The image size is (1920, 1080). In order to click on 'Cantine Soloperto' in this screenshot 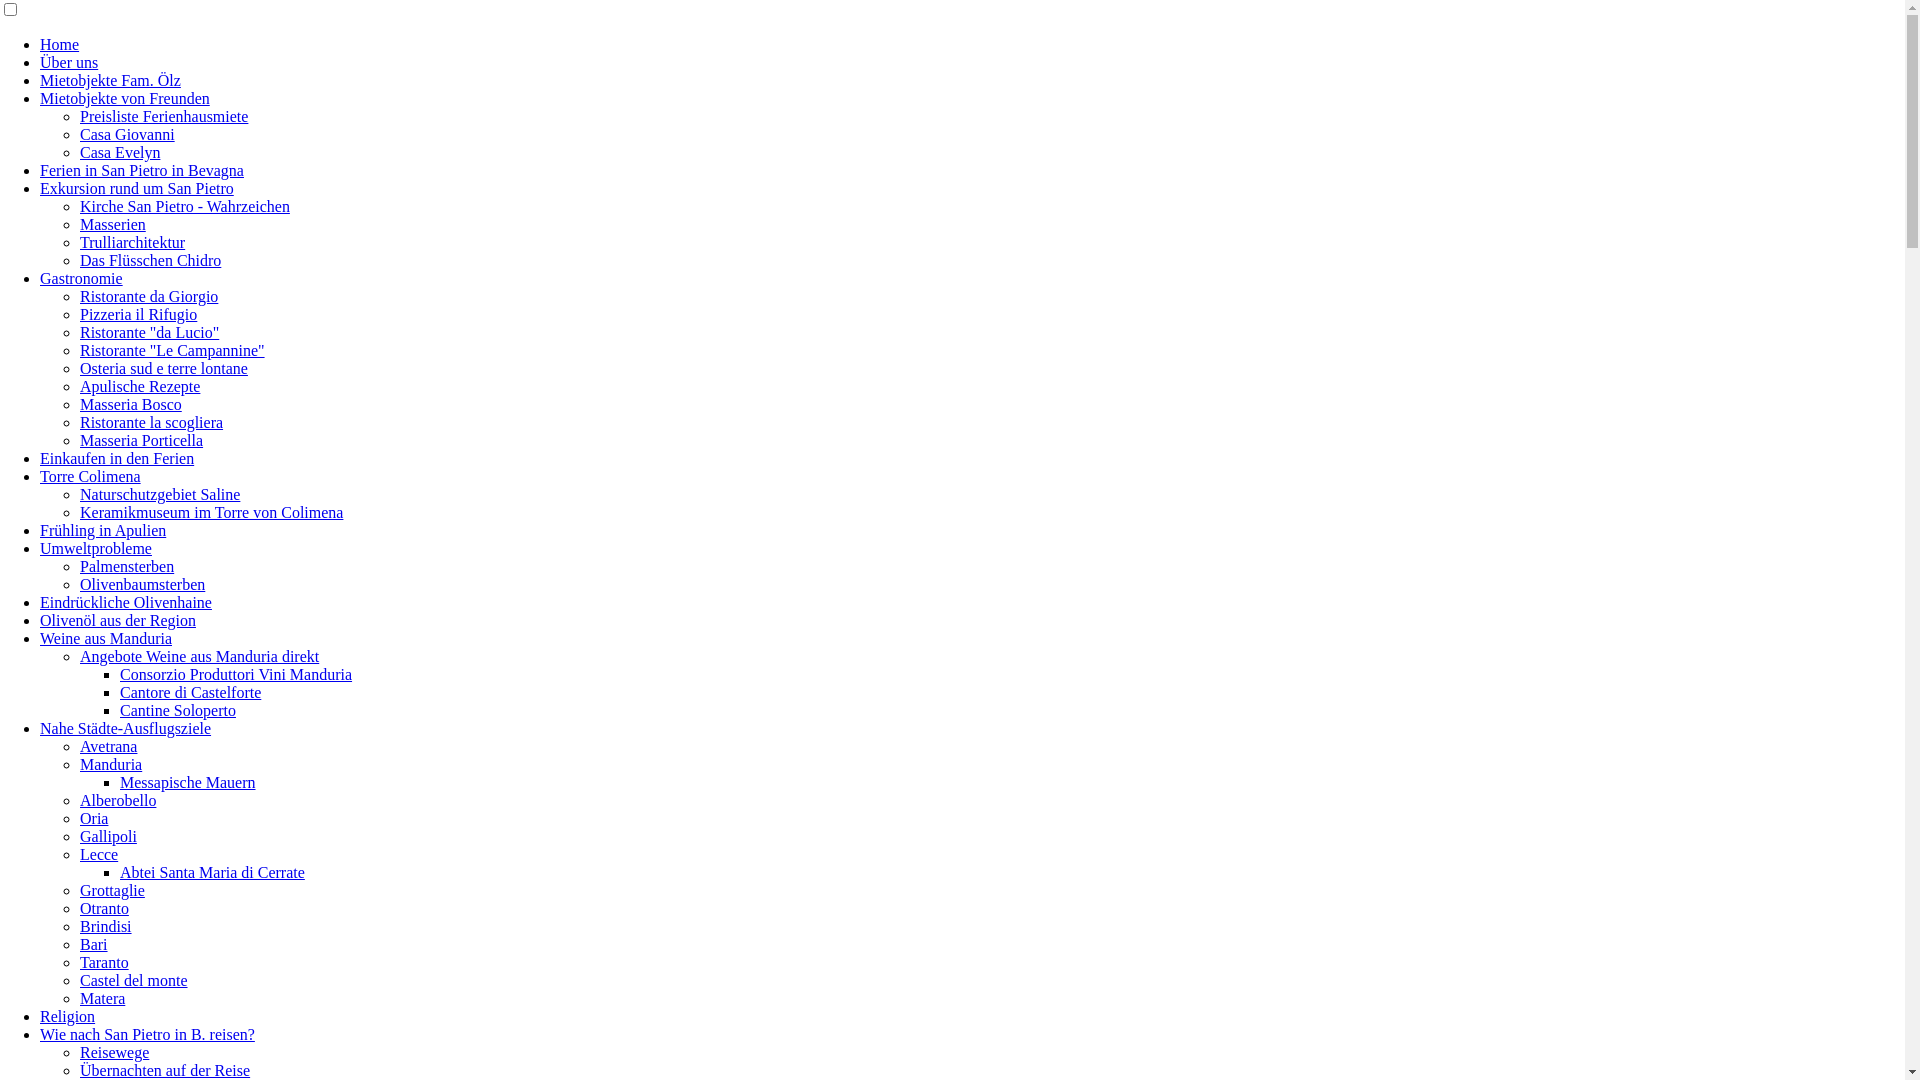, I will do `click(177, 709)`.